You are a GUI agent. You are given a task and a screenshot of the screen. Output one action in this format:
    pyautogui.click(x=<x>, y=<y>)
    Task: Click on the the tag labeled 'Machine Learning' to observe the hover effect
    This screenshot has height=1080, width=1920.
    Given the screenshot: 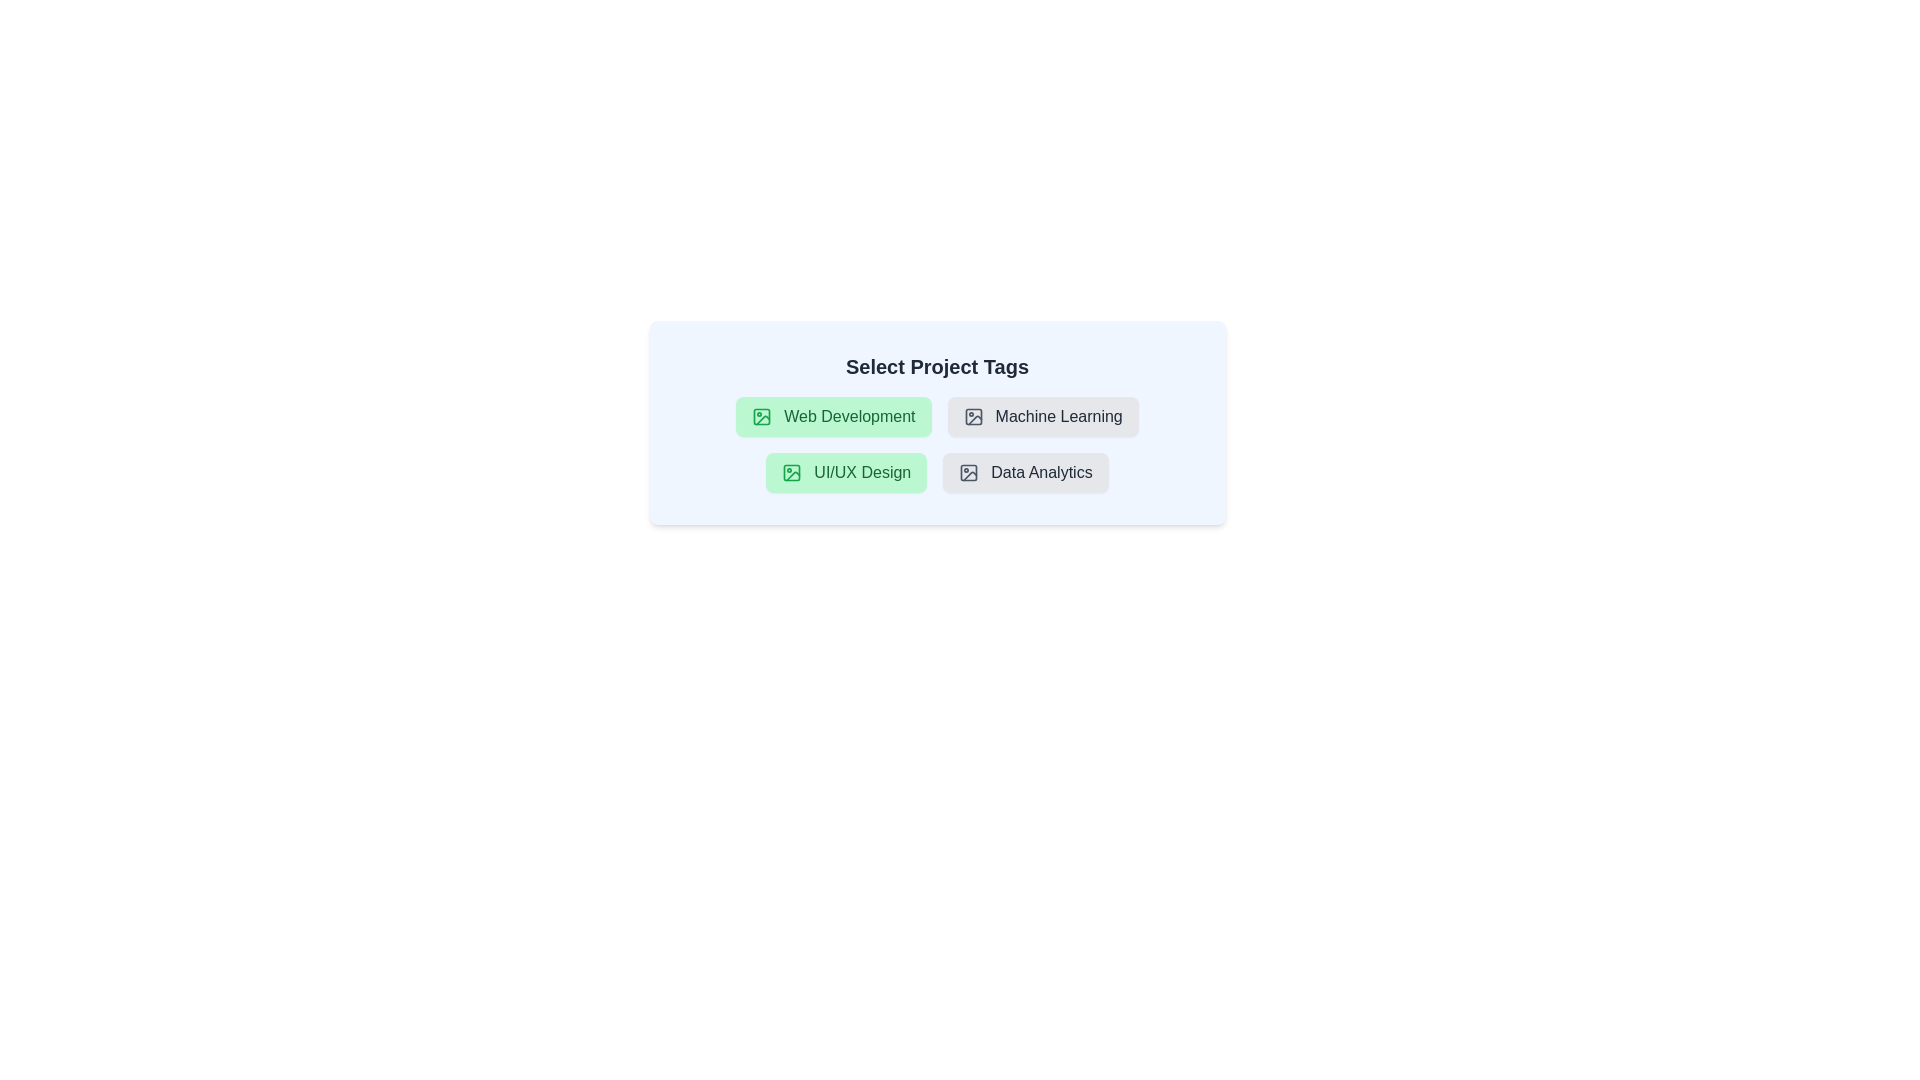 What is the action you would take?
    pyautogui.click(x=1042, y=415)
    